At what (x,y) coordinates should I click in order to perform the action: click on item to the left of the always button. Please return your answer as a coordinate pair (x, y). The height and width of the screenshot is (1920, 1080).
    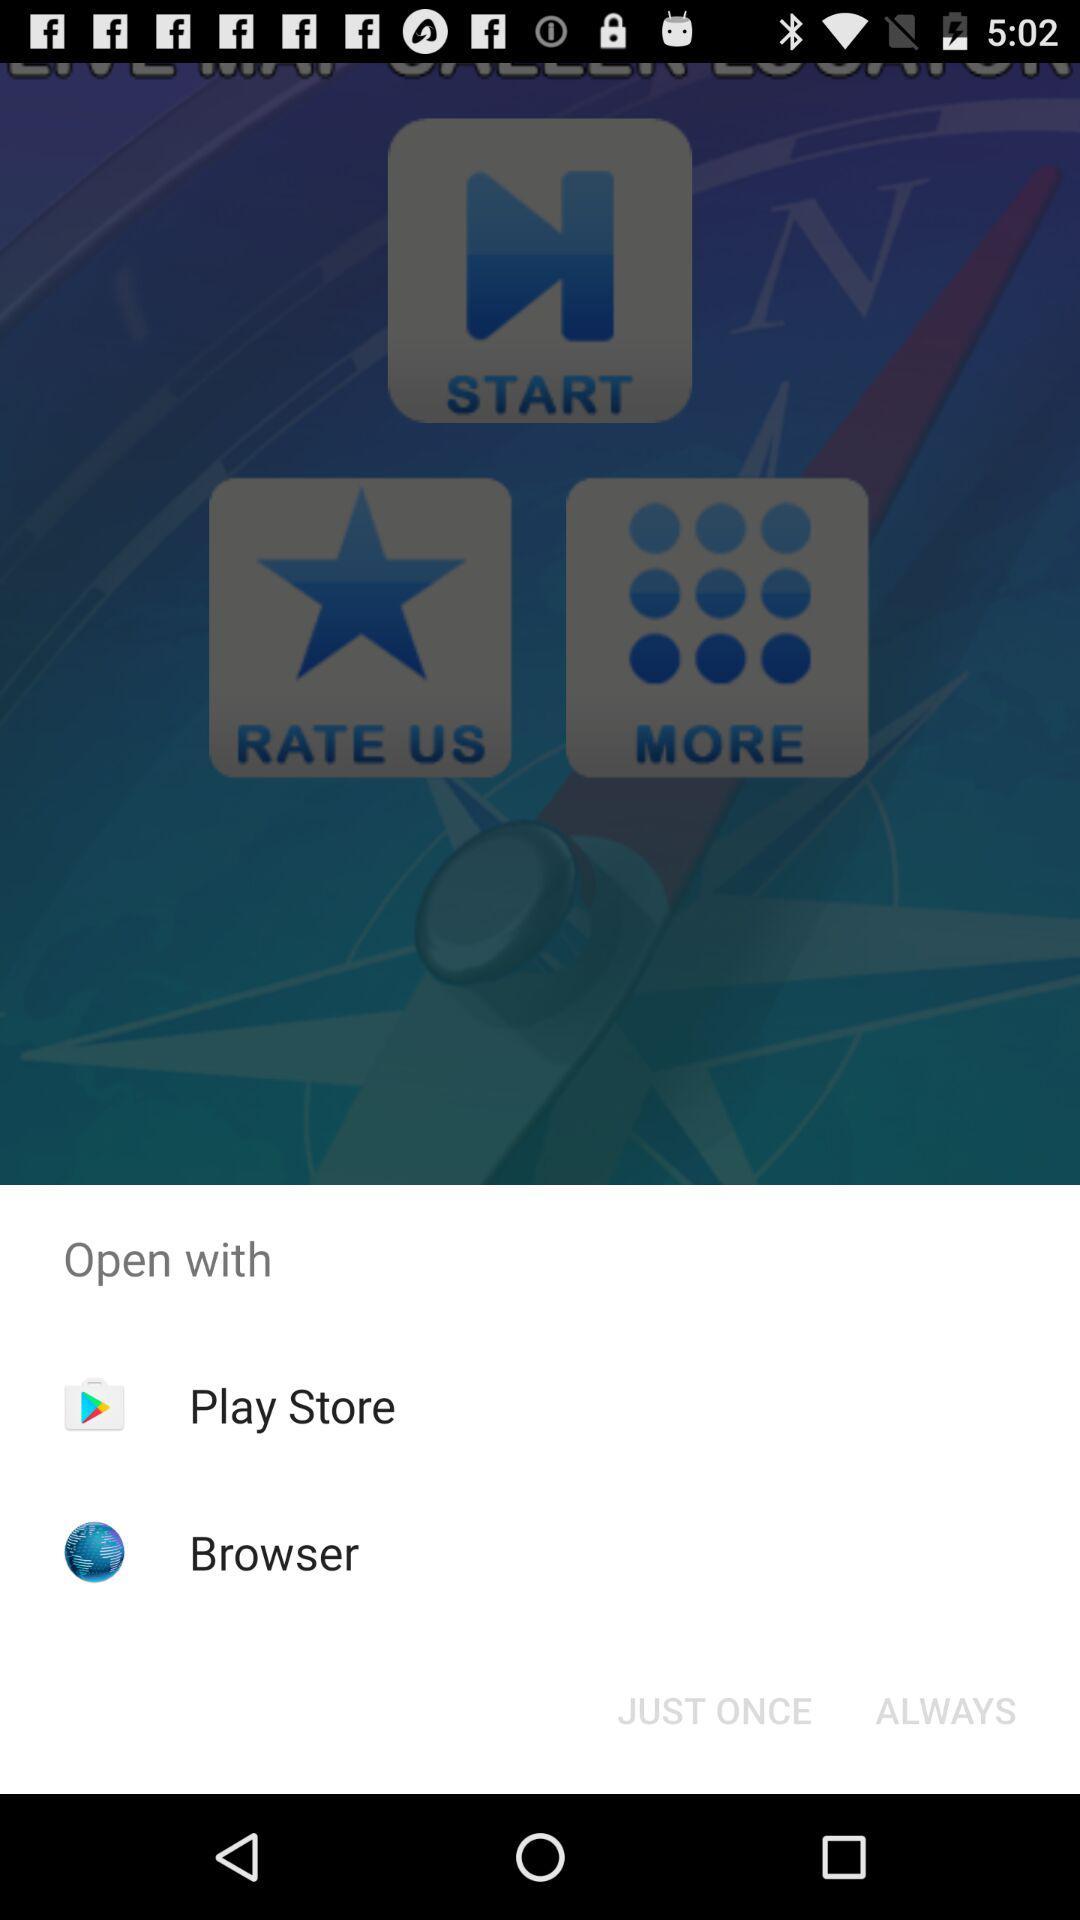
    Looking at the image, I should click on (713, 1708).